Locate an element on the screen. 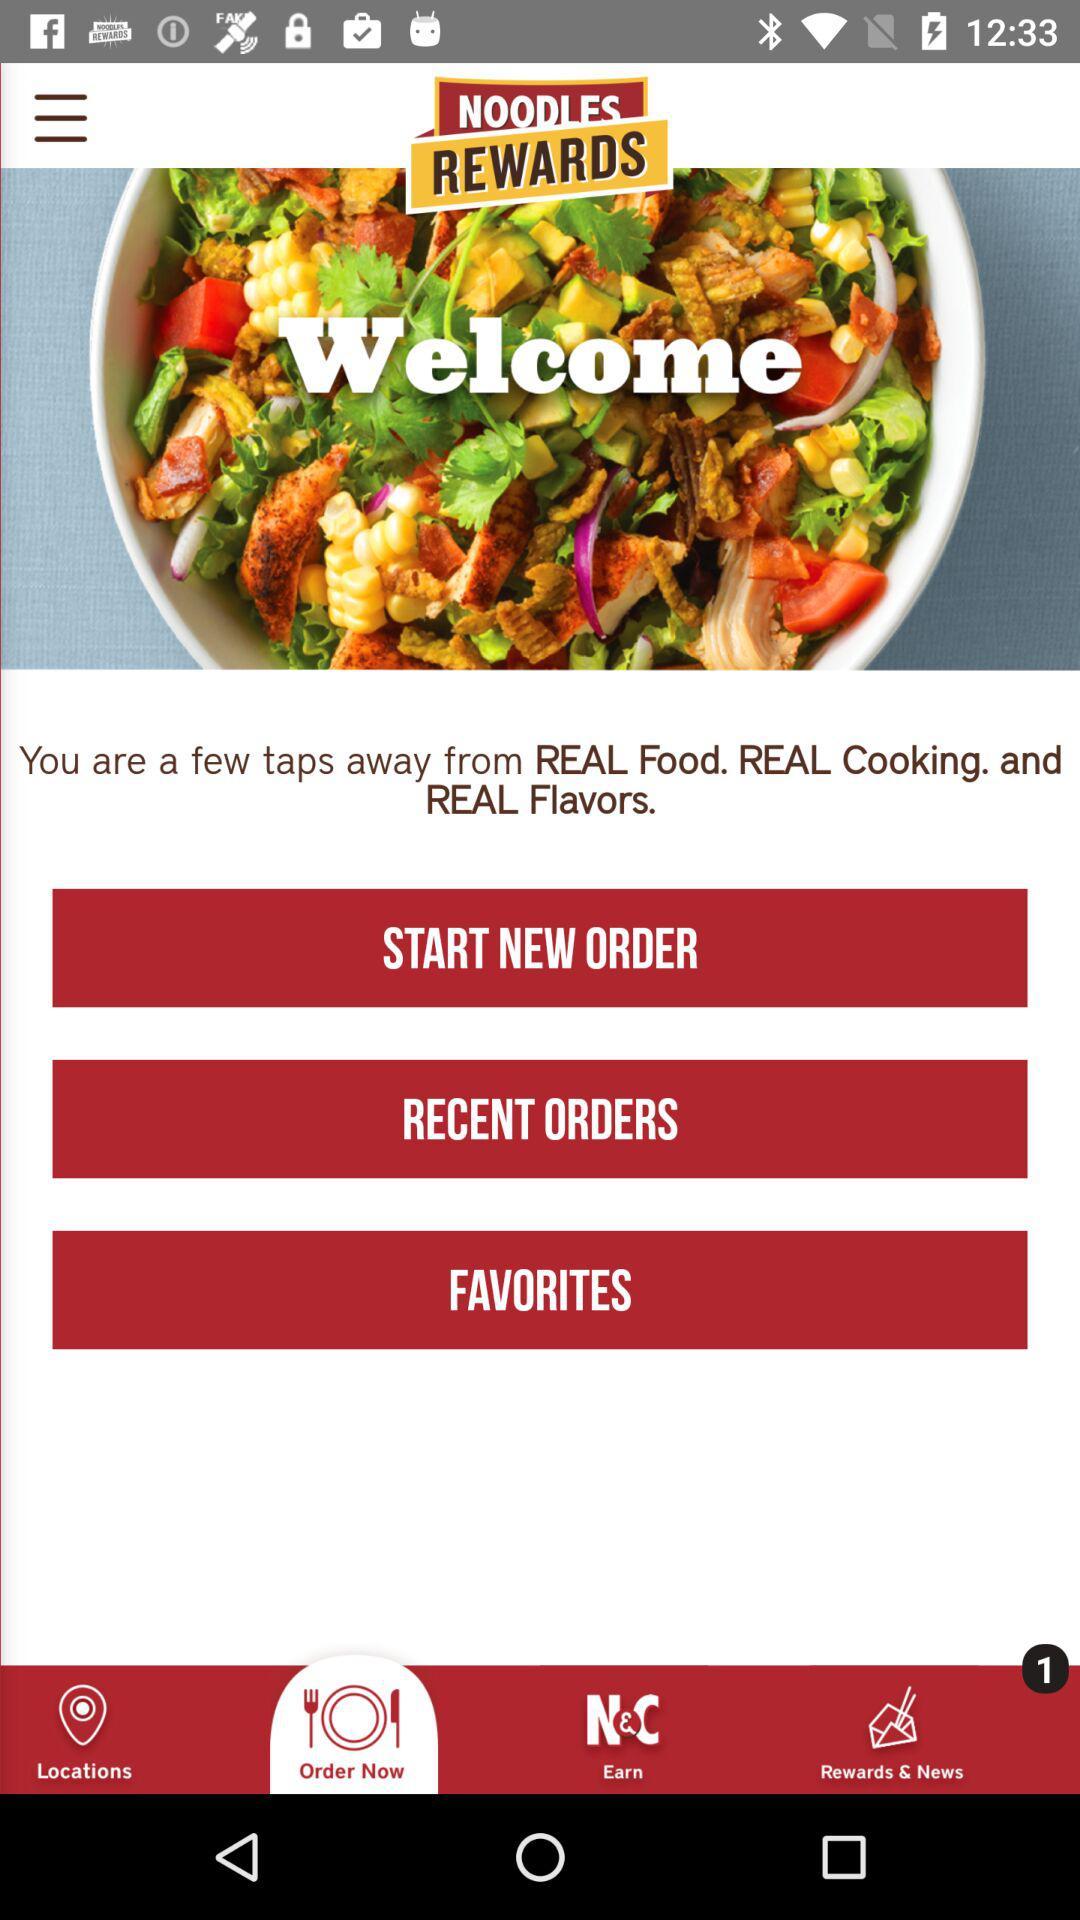  the menu icon is located at coordinates (59, 114).